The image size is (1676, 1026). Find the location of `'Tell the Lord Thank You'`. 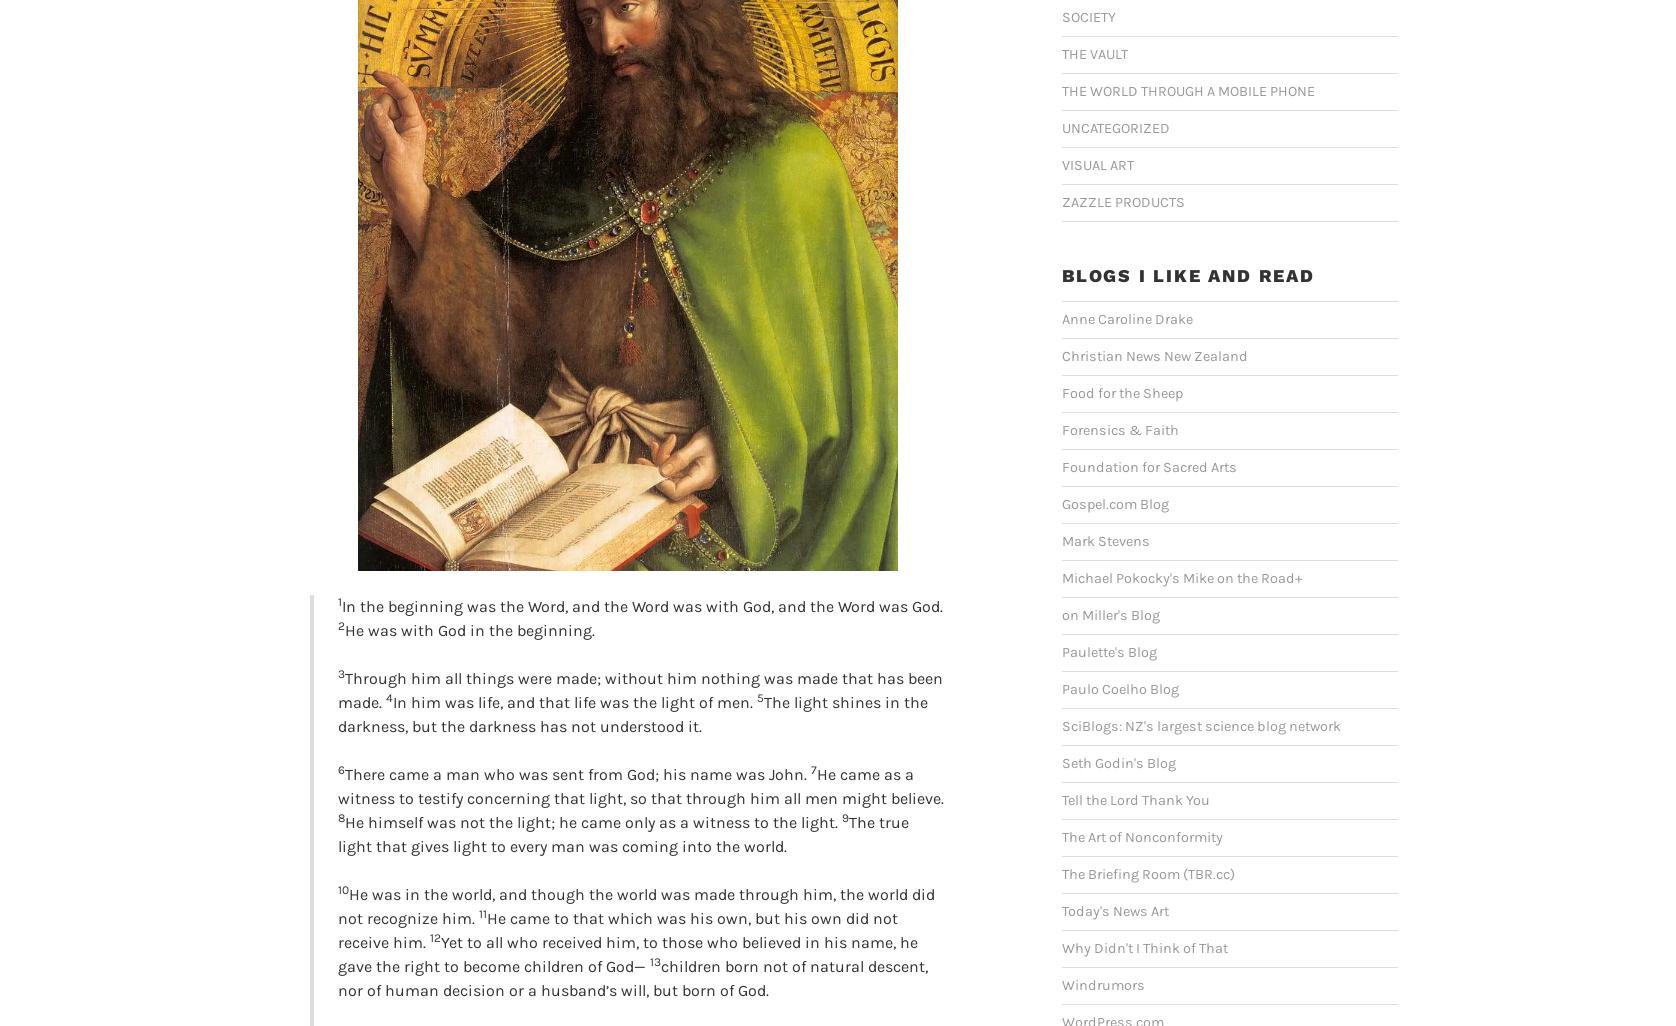

'Tell the Lord Thank You' is located at coordinates (1134, 799).